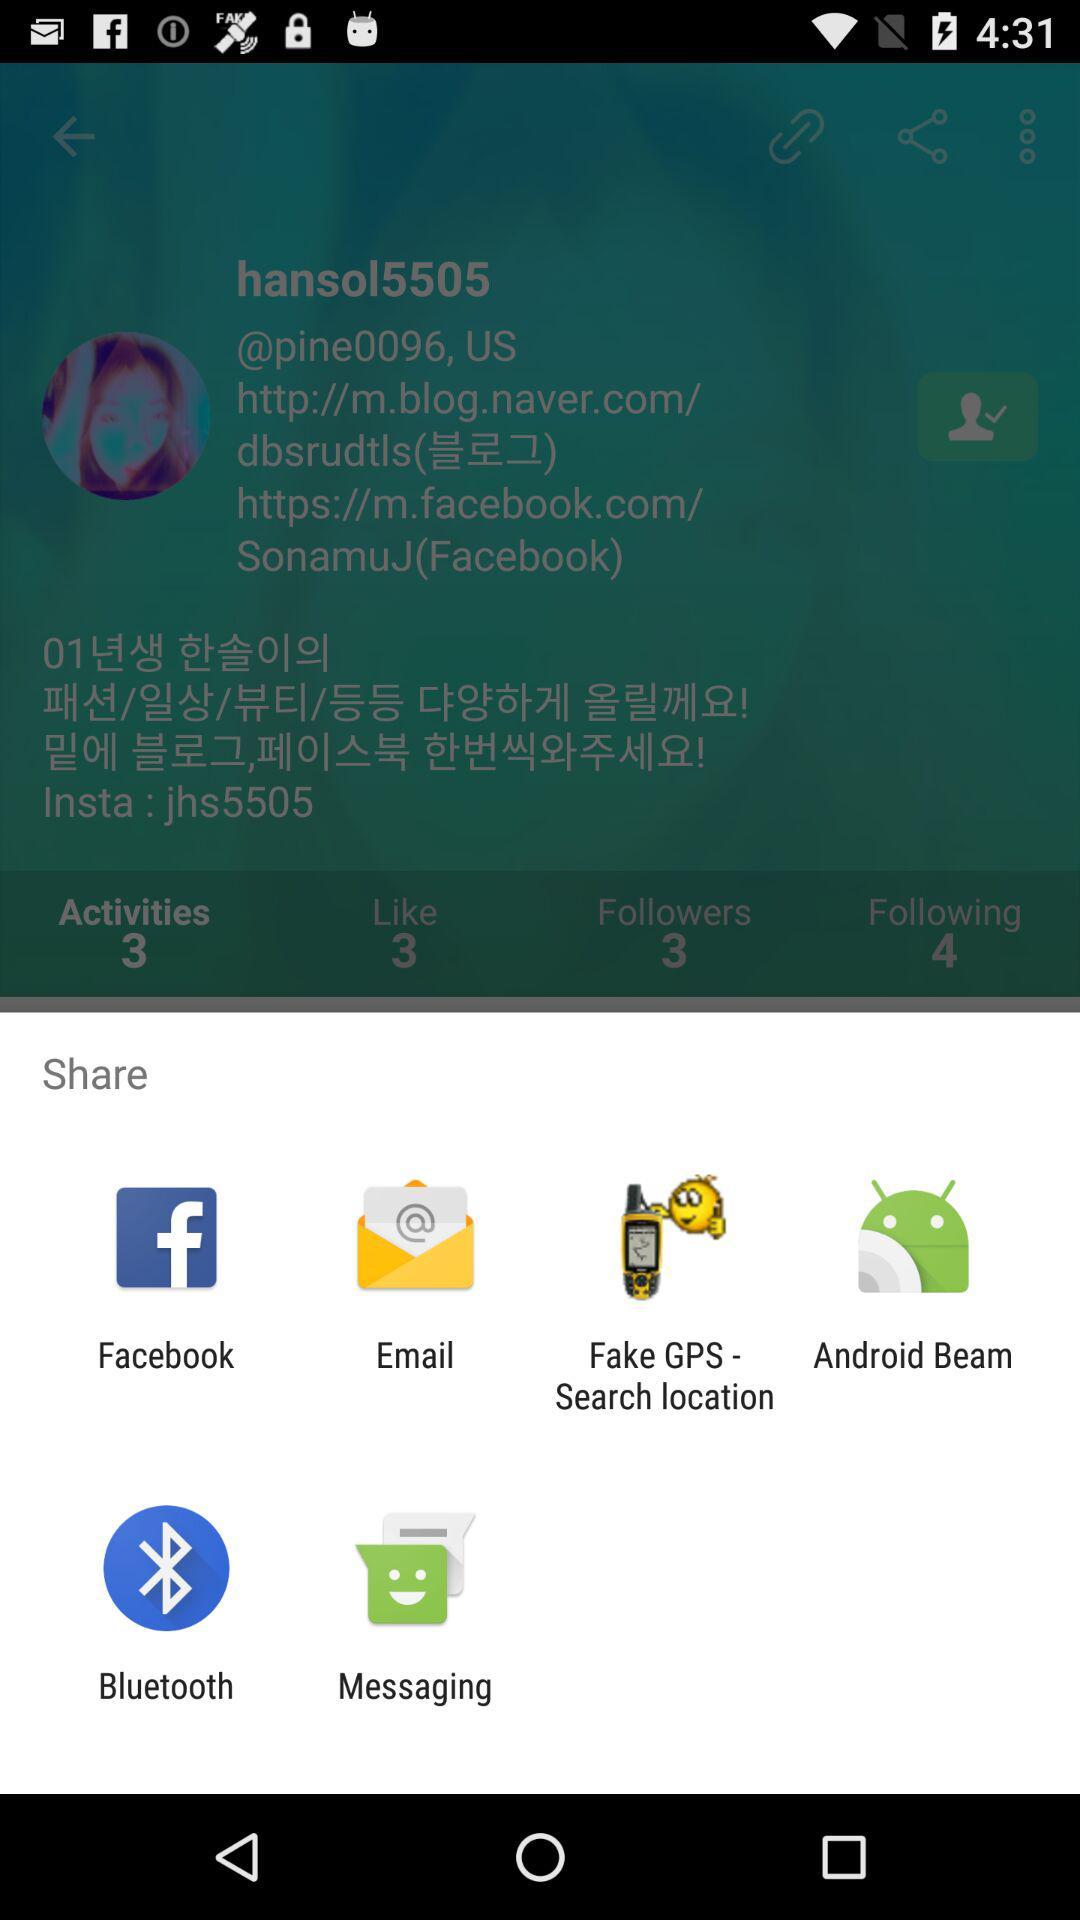 The image size is (1080, 1920). I want to click on app to the left of email item, so click(165, 1374).